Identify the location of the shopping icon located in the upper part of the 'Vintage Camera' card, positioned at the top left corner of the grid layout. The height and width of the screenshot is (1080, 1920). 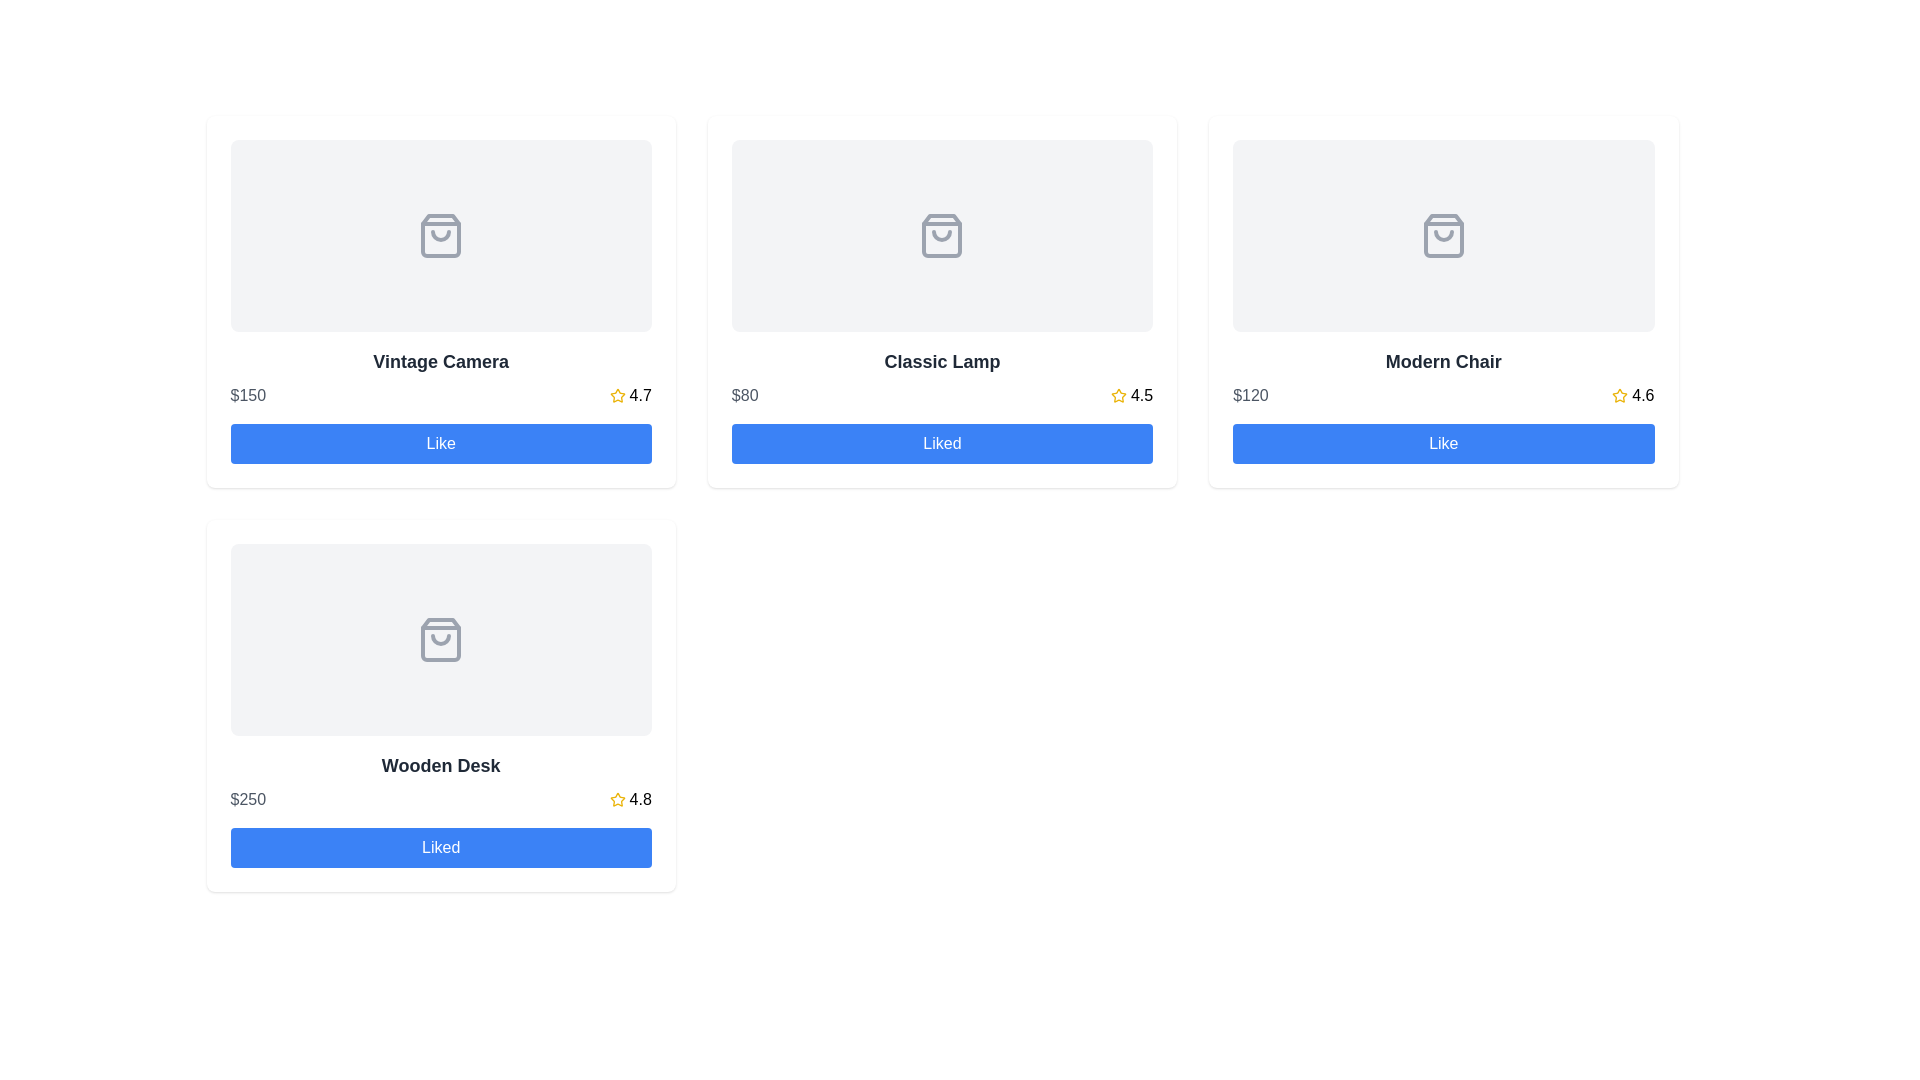
(440, 234).